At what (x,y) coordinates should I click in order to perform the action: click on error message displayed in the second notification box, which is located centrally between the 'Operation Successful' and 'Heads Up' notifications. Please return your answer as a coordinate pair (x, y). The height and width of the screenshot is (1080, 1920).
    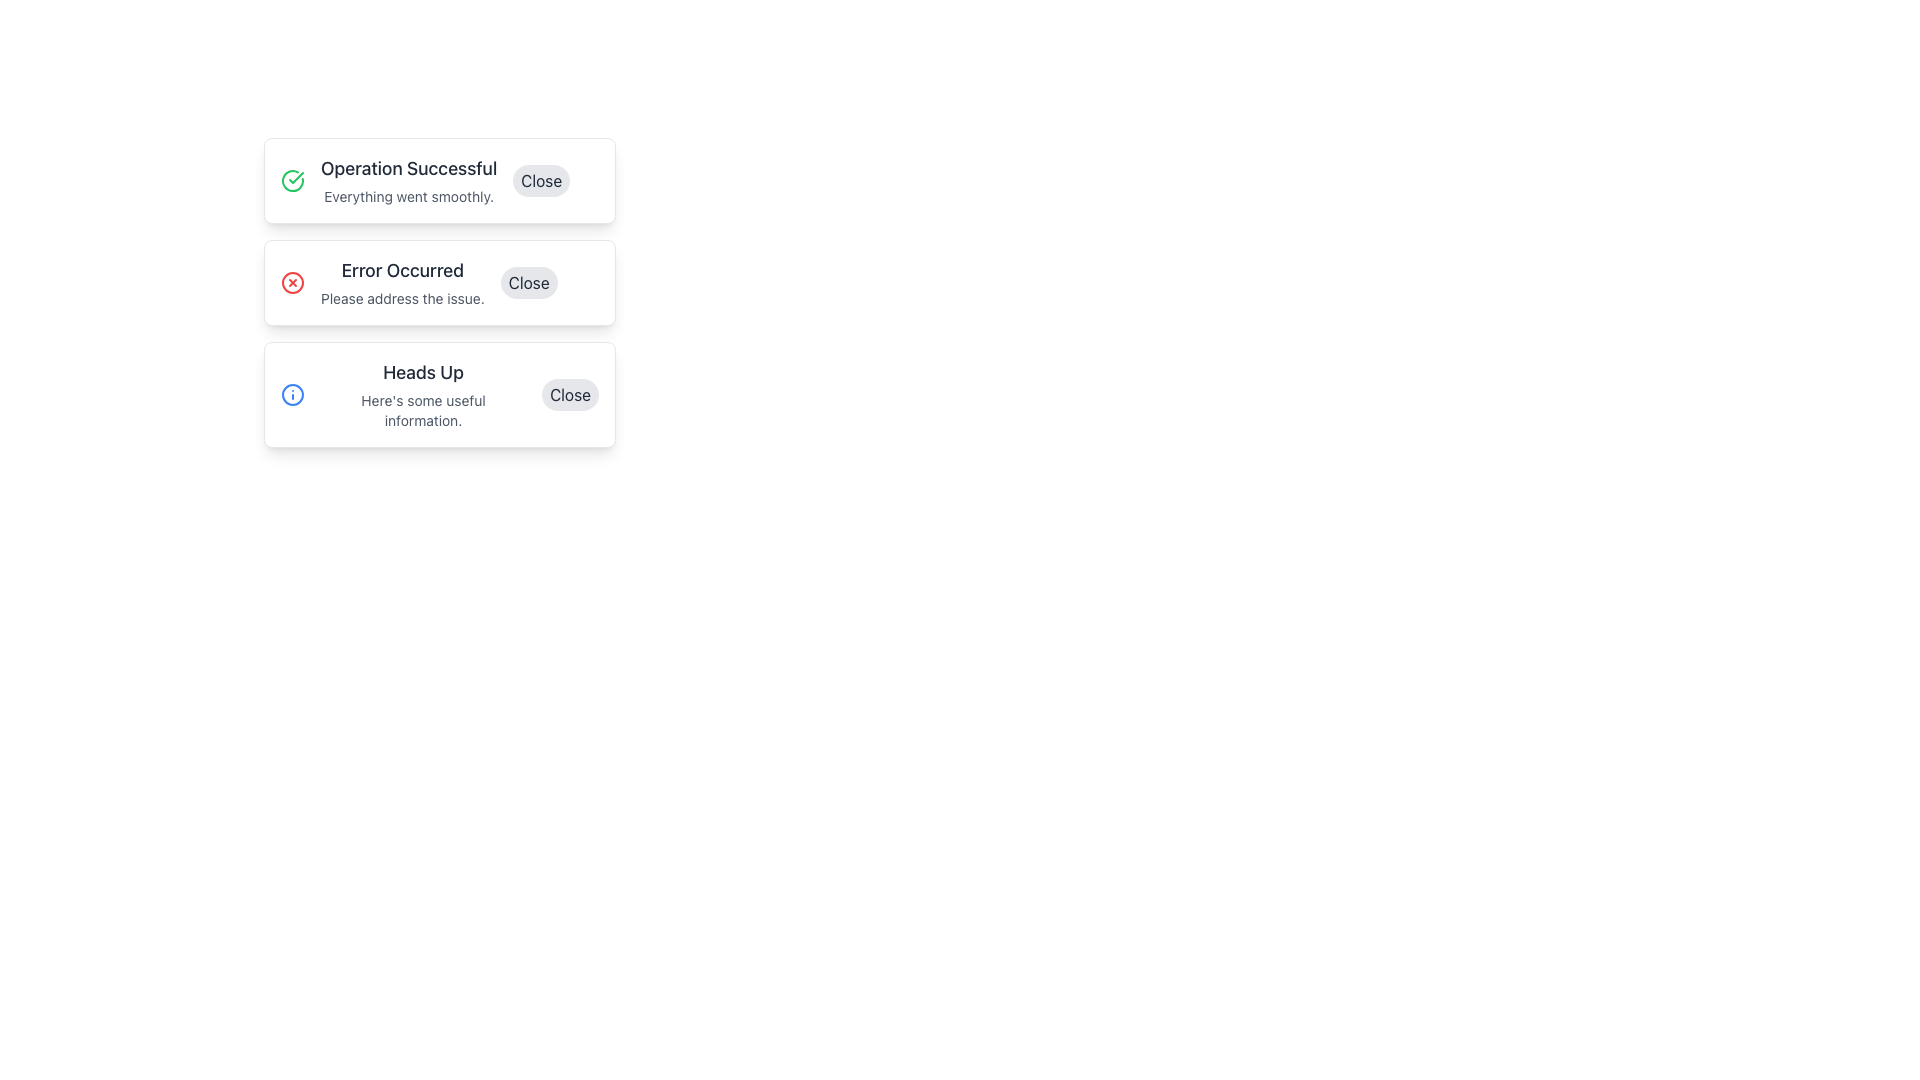
    Looking at the image, I should click on (401, 282).